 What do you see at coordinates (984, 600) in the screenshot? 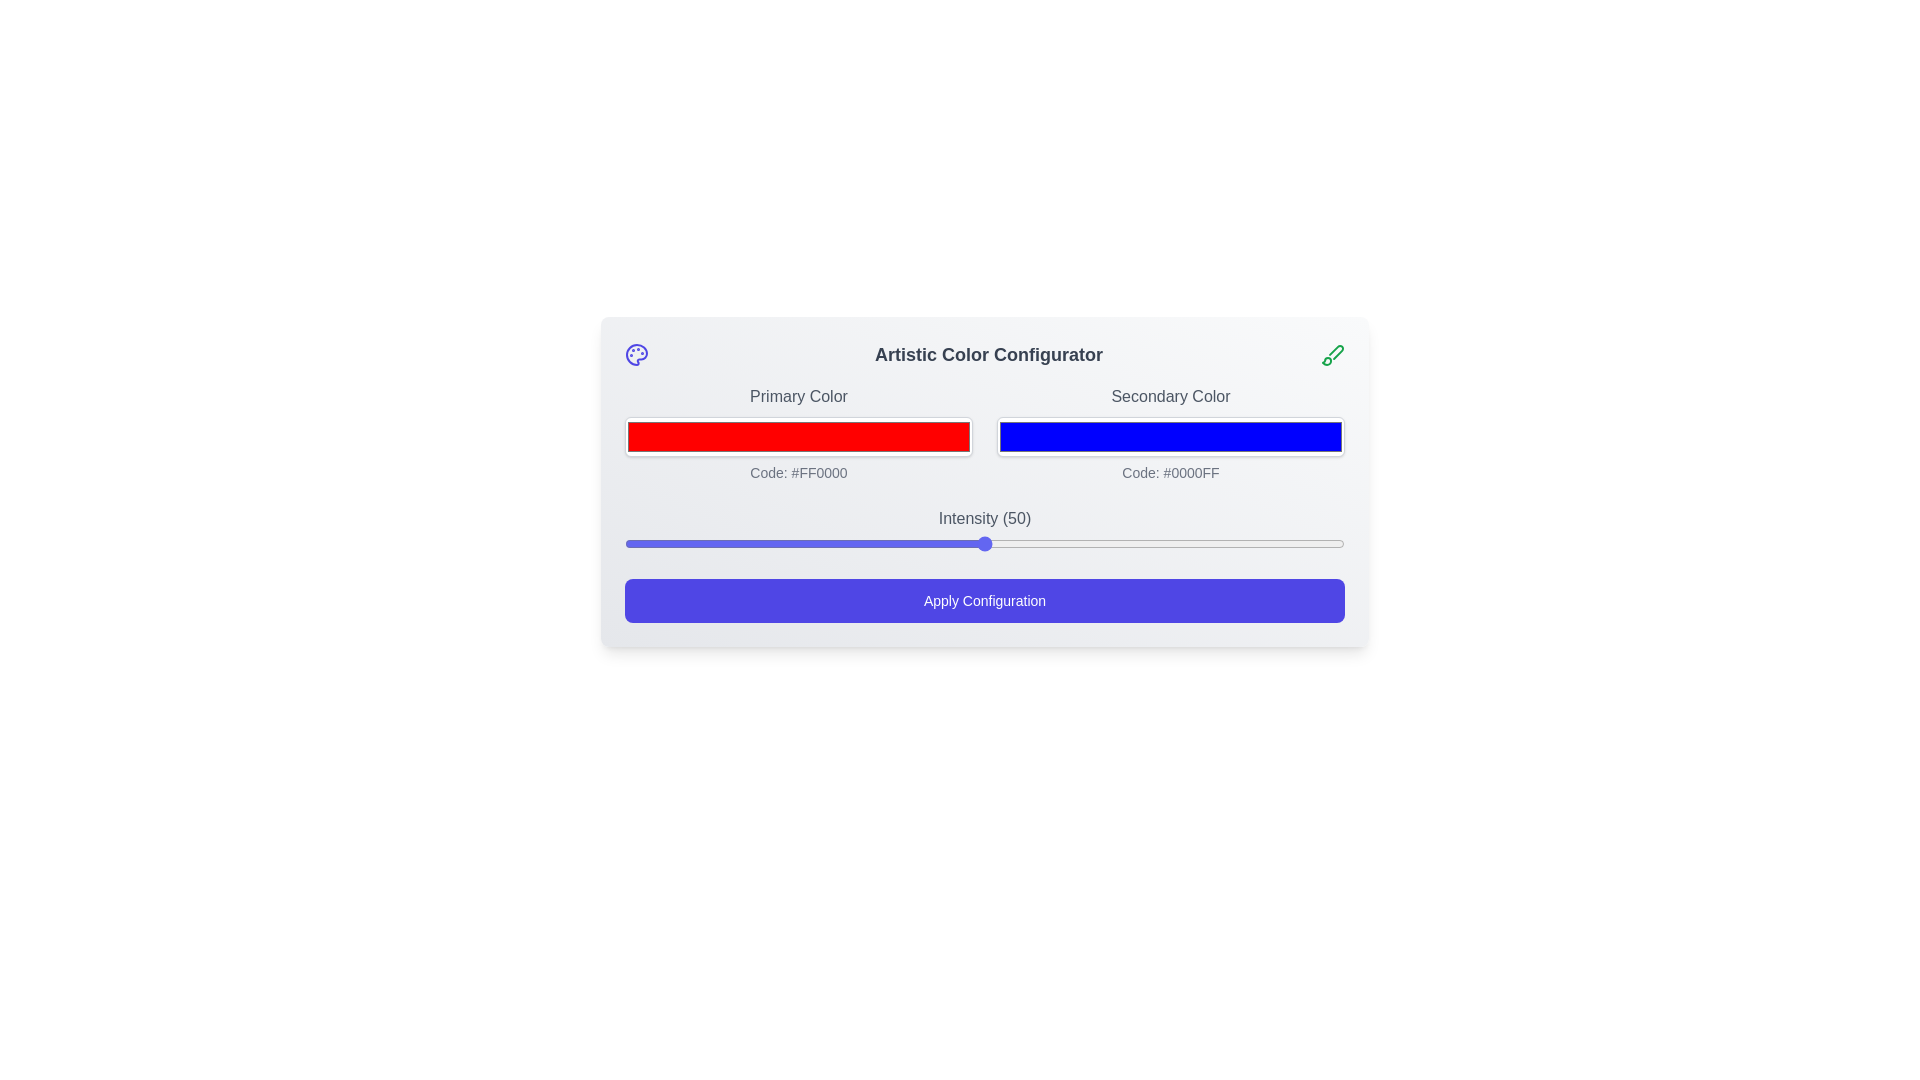
I see `the 'Apply Configuration' button to apply the settings` at bounding box center [984, 600].